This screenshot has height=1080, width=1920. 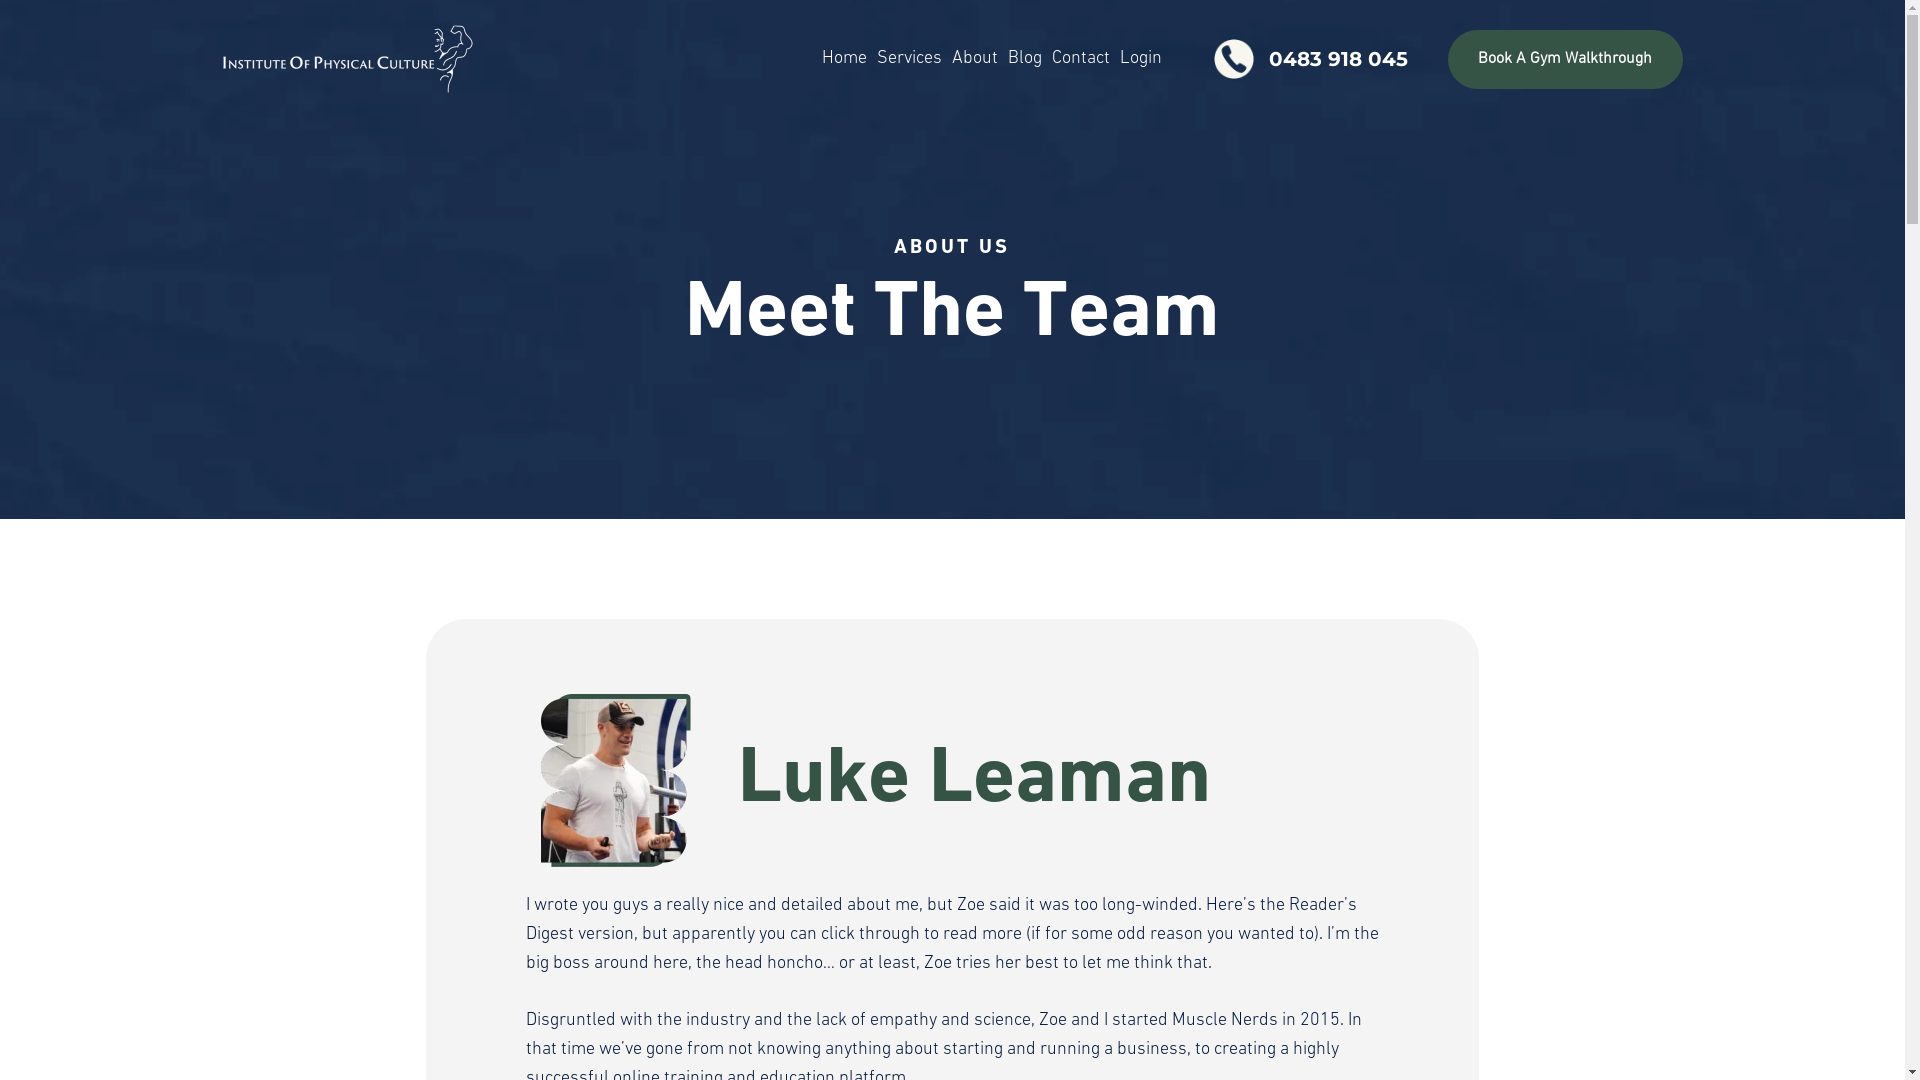 I want to click on 'Services', so click(x=872, y=57).